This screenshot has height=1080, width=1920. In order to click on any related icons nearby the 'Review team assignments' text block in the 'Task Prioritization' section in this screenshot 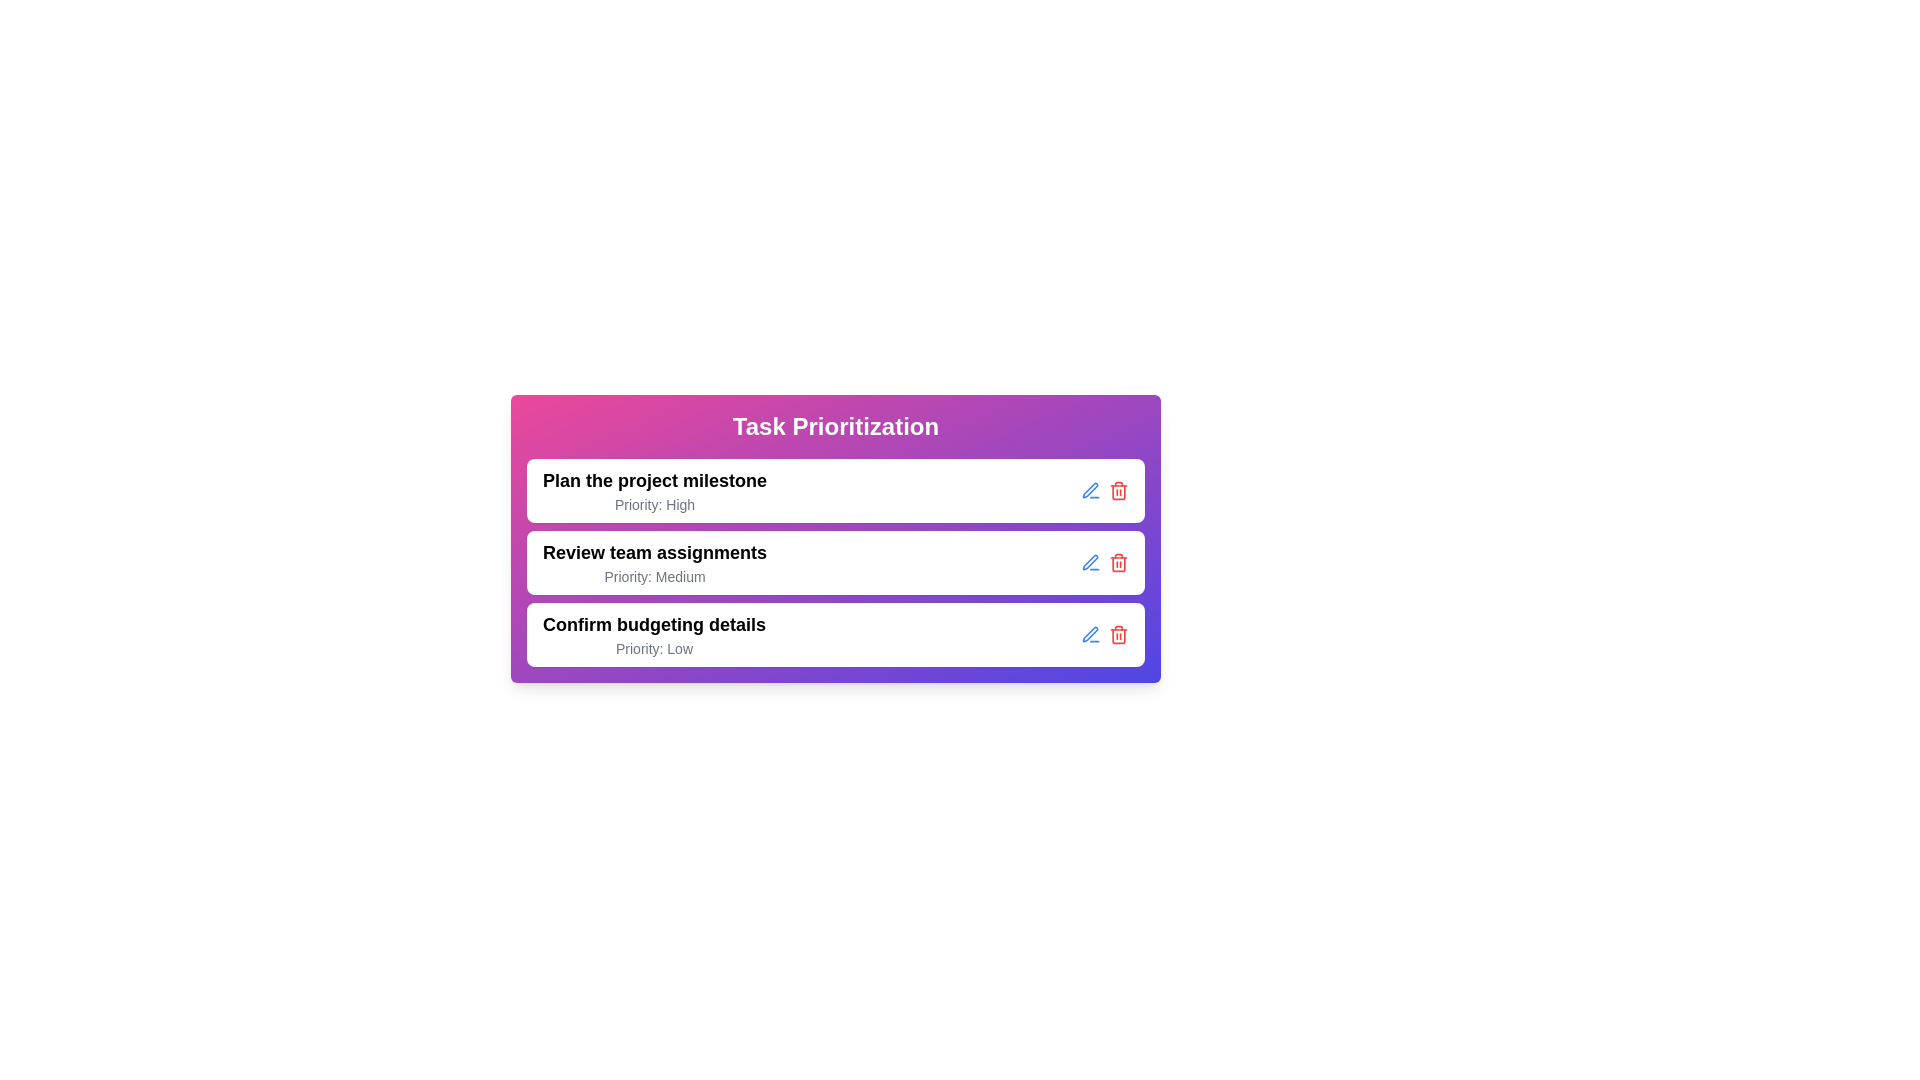, I will do `click(655, 563)`.